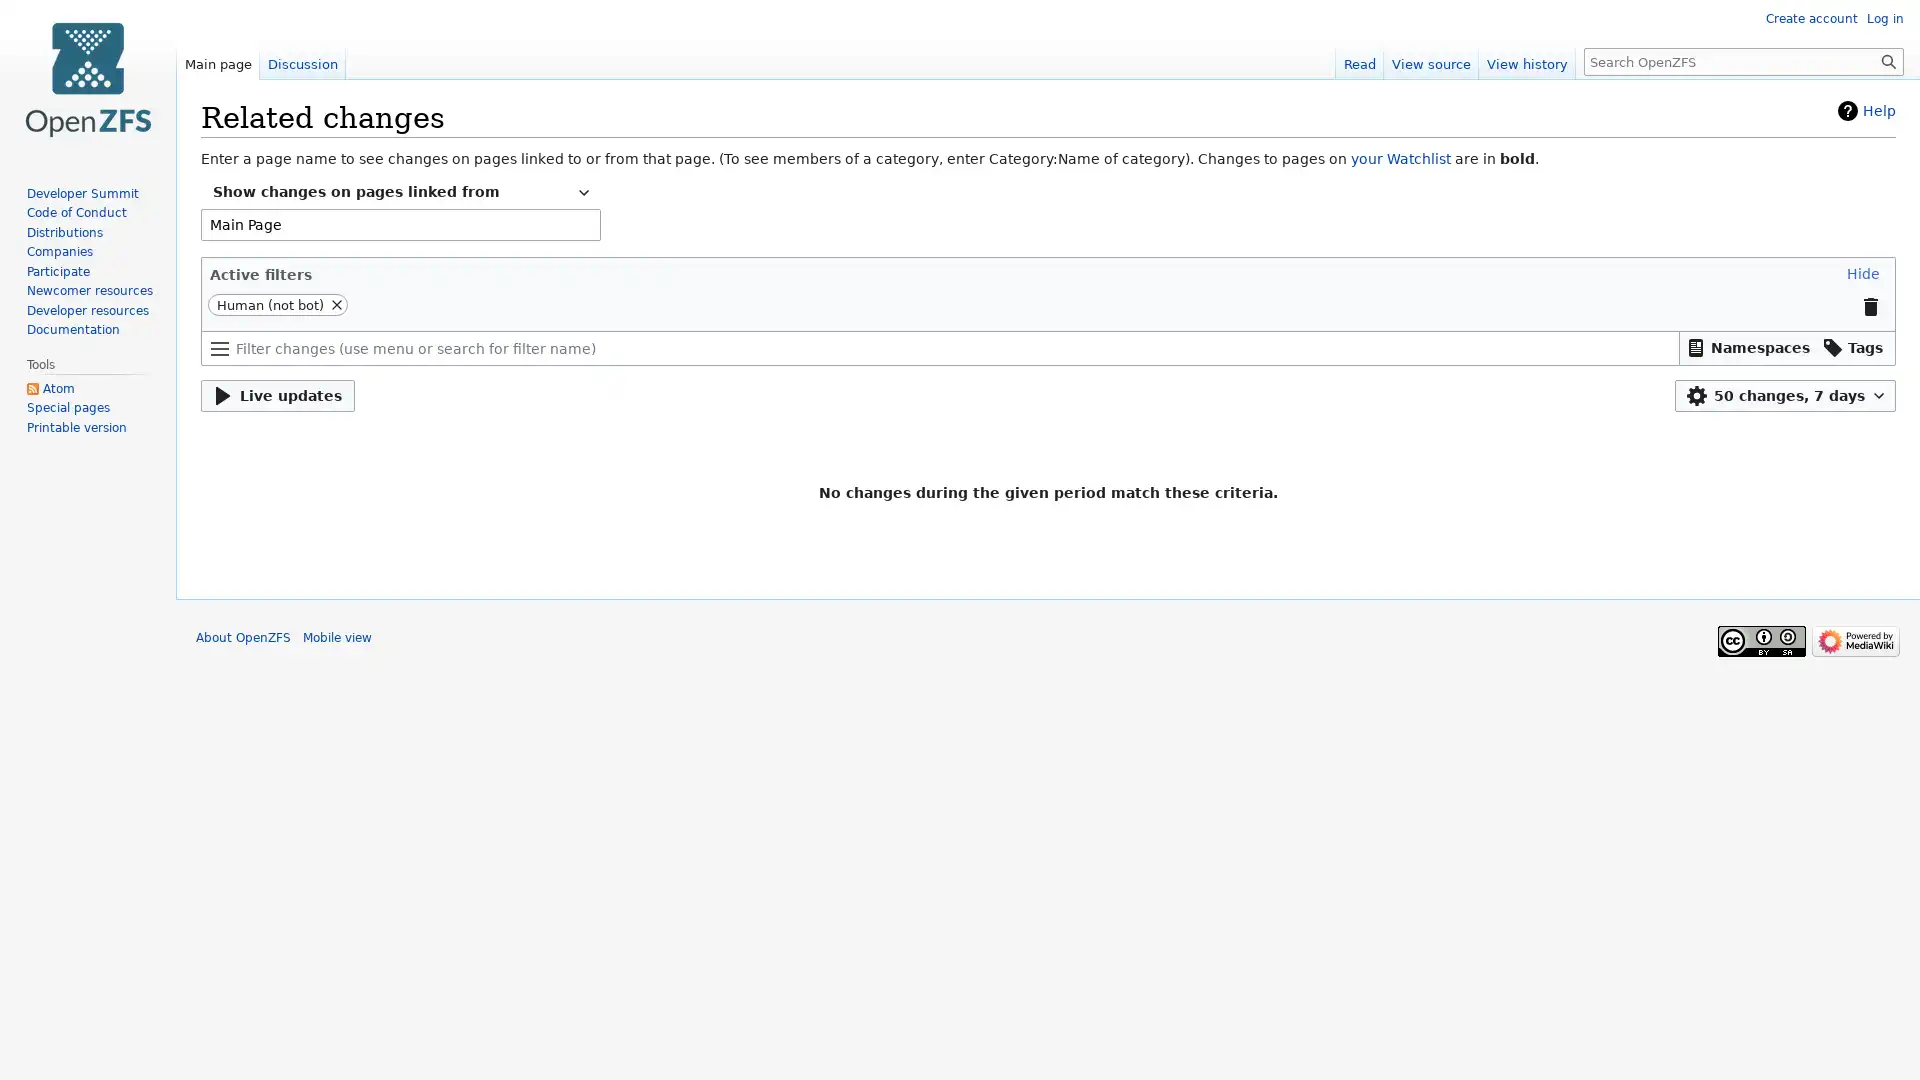  What do you see at coordinates (1869, 307) in the screenshot?
I see `Clear all filters` at bounding box center [1869, 307].